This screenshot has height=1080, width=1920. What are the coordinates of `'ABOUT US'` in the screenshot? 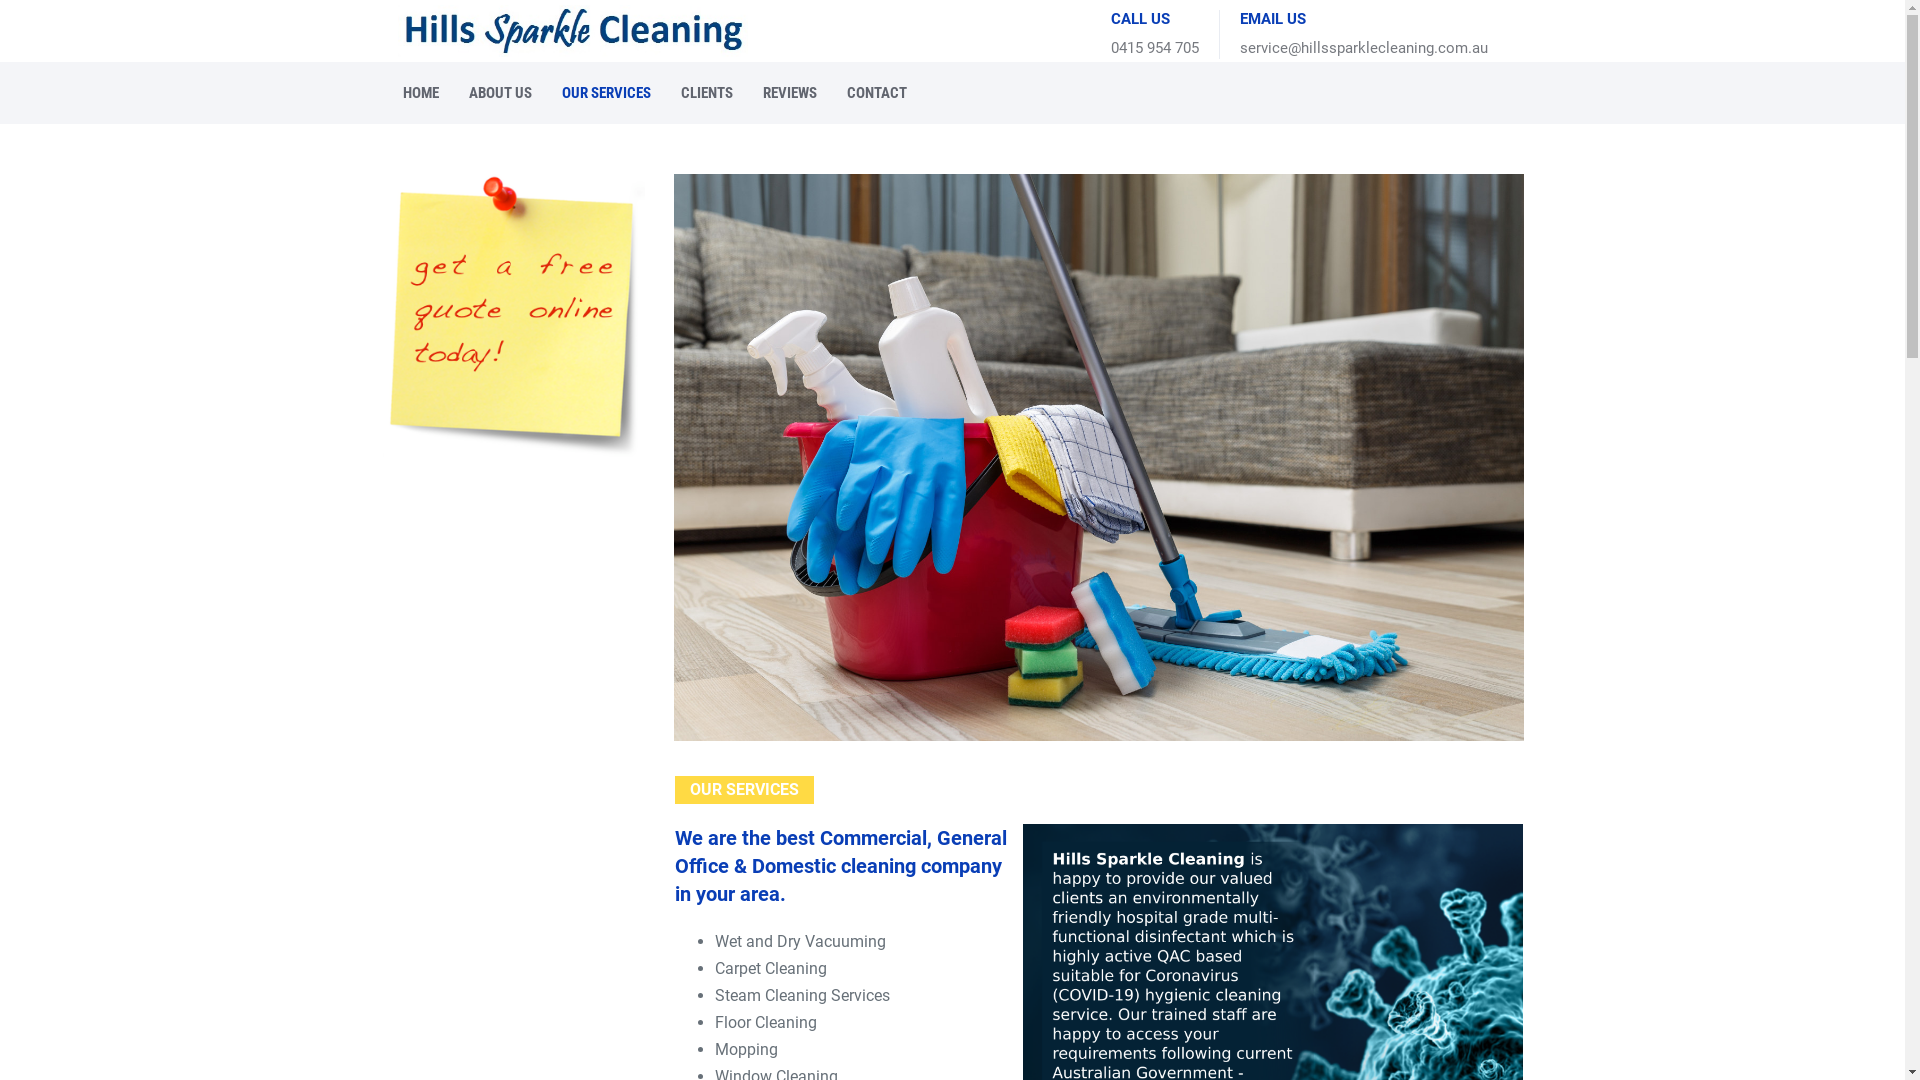 It's located at (500, 92).